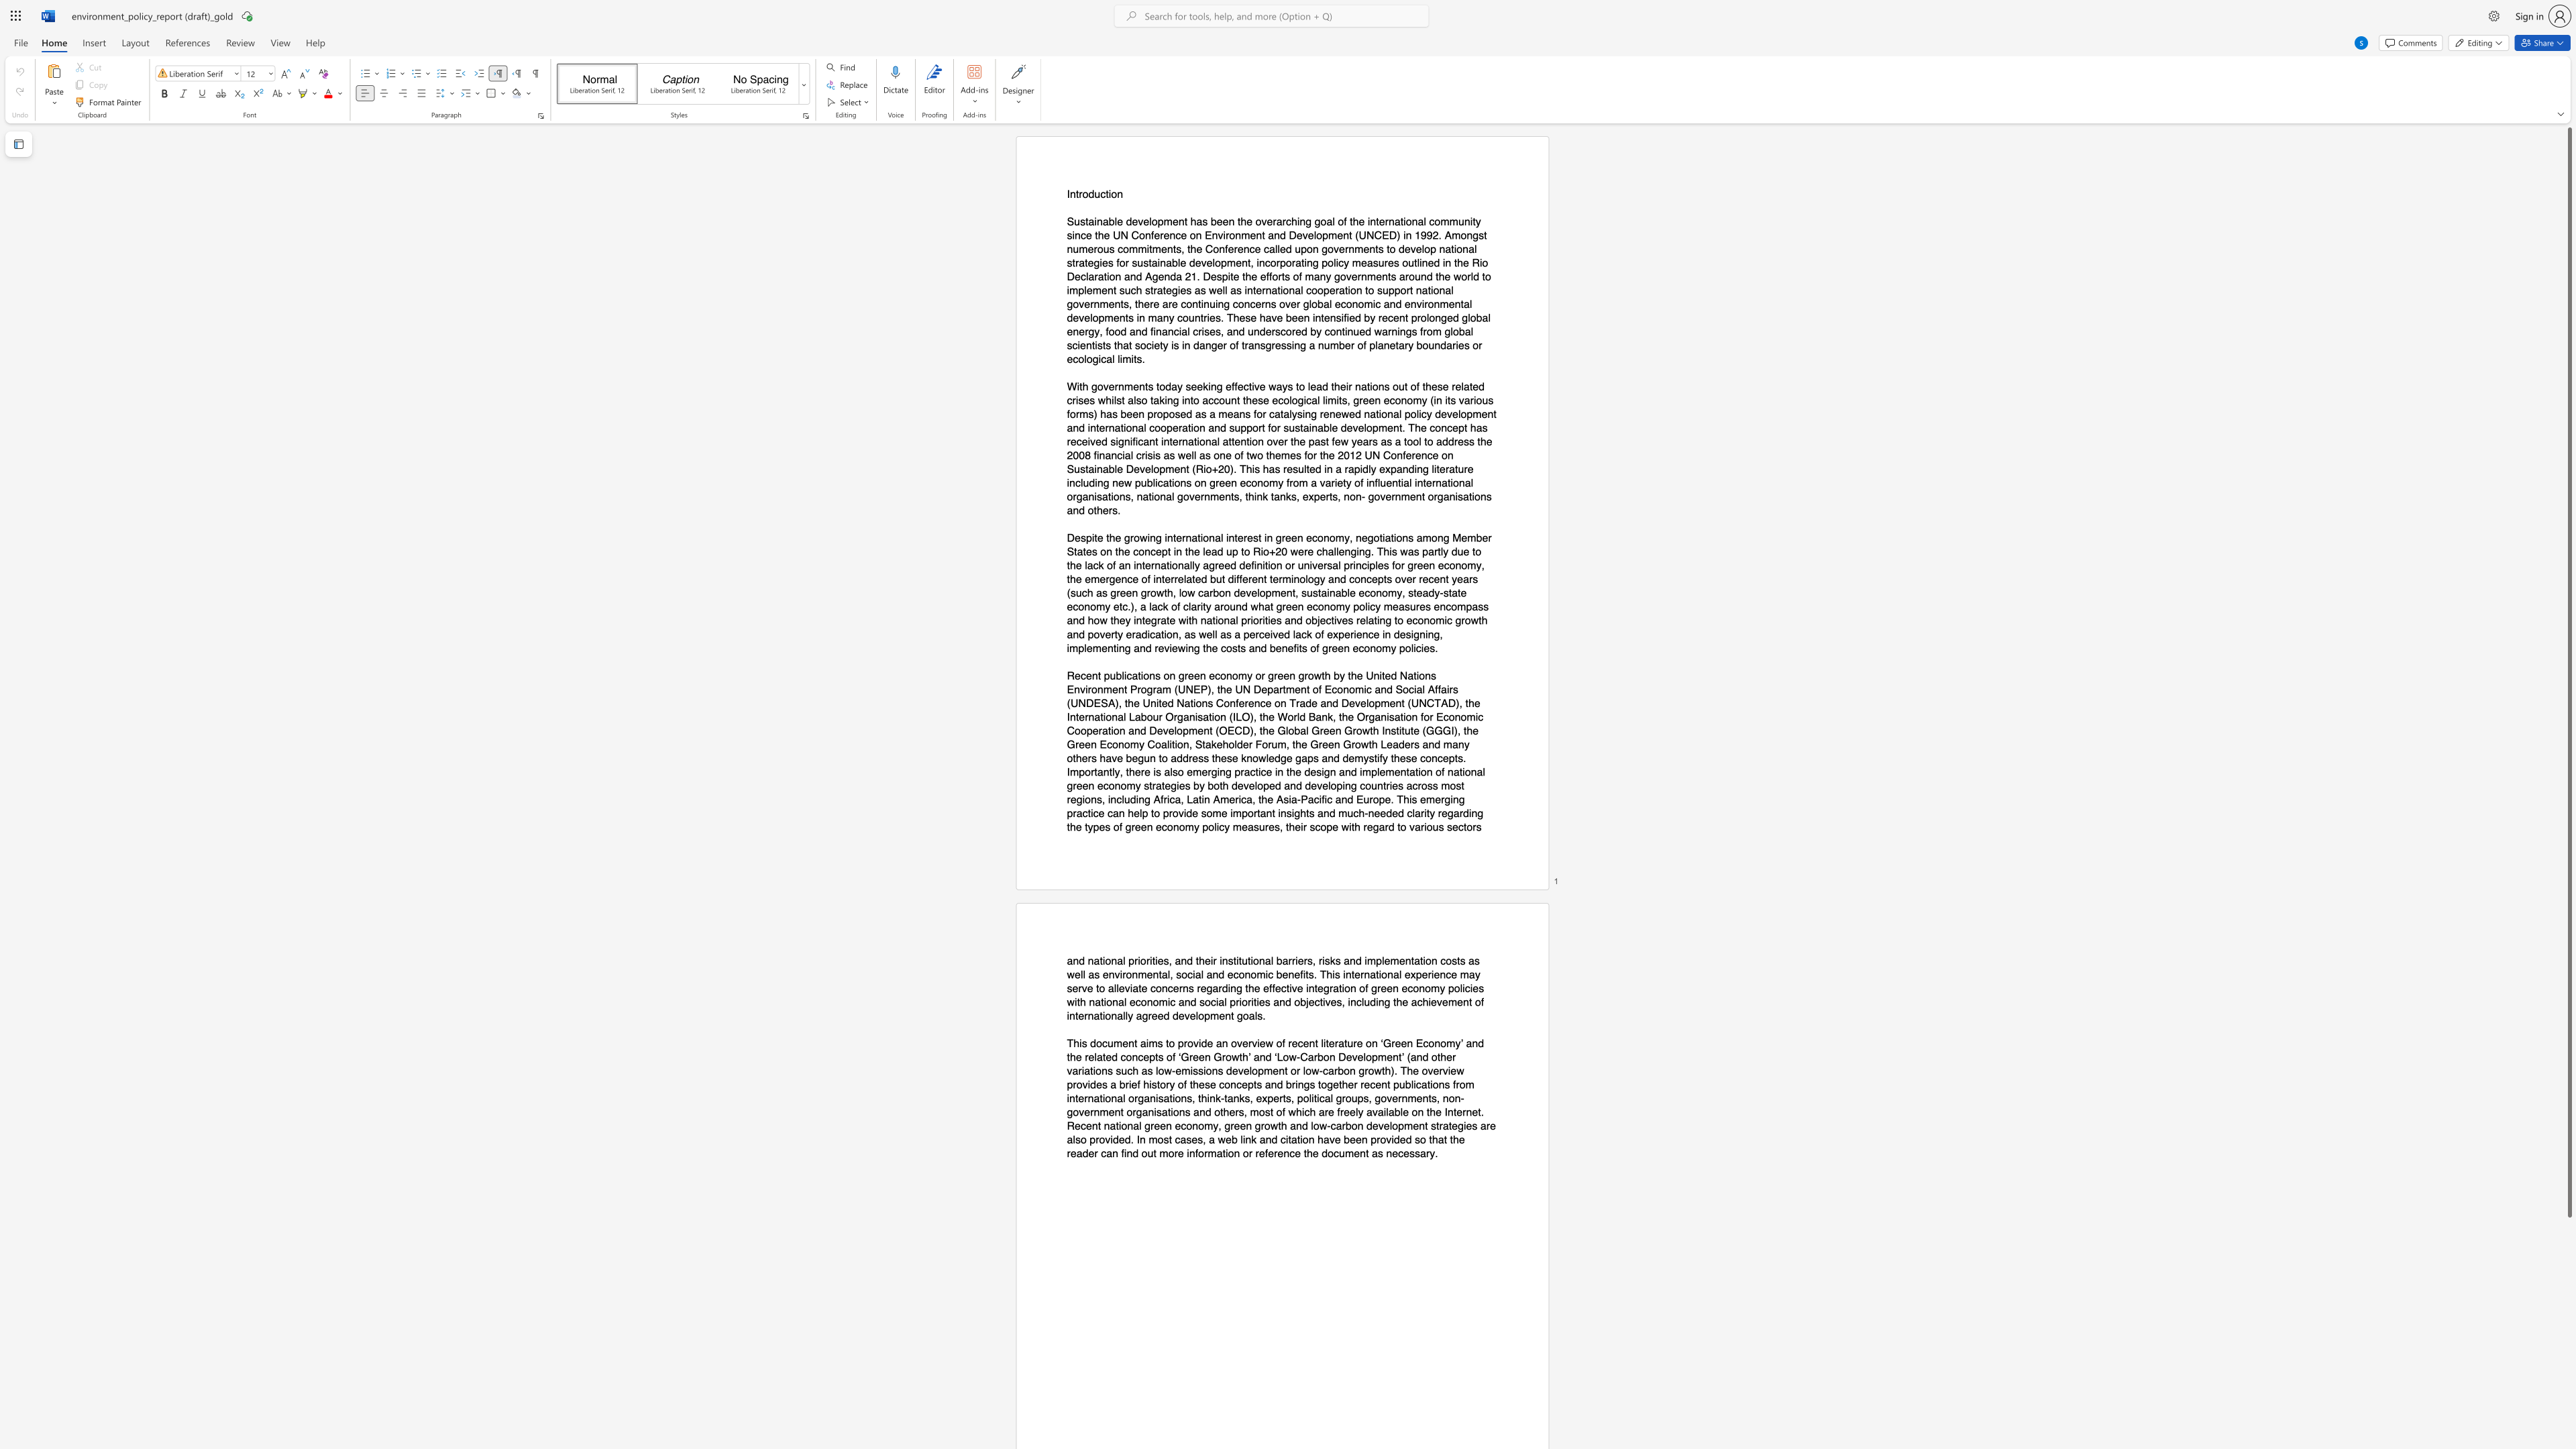  Describe the element at coordinates (2568, 1320) in the screenshot. I see `the scrollbar on the right to shift the page lower` at that location.